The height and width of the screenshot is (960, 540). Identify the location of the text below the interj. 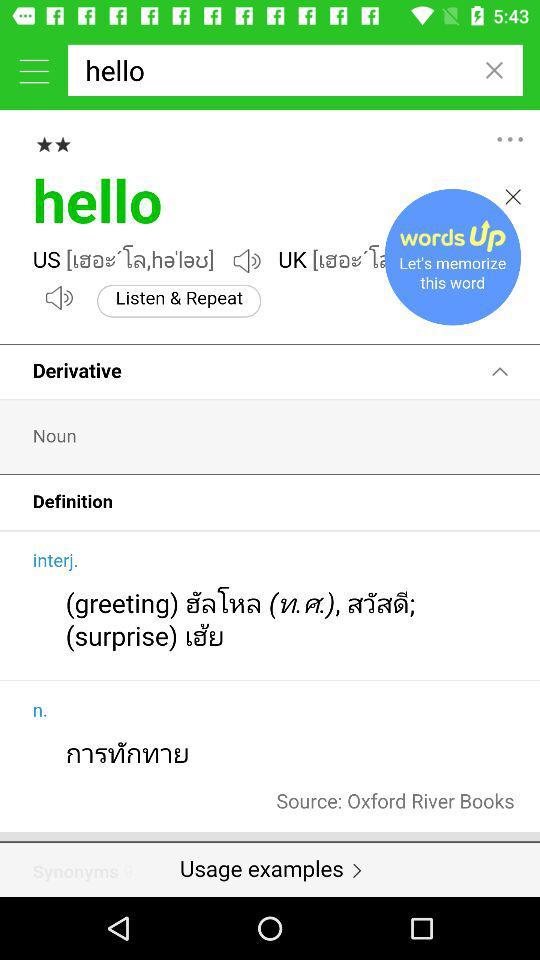
(80, 595).